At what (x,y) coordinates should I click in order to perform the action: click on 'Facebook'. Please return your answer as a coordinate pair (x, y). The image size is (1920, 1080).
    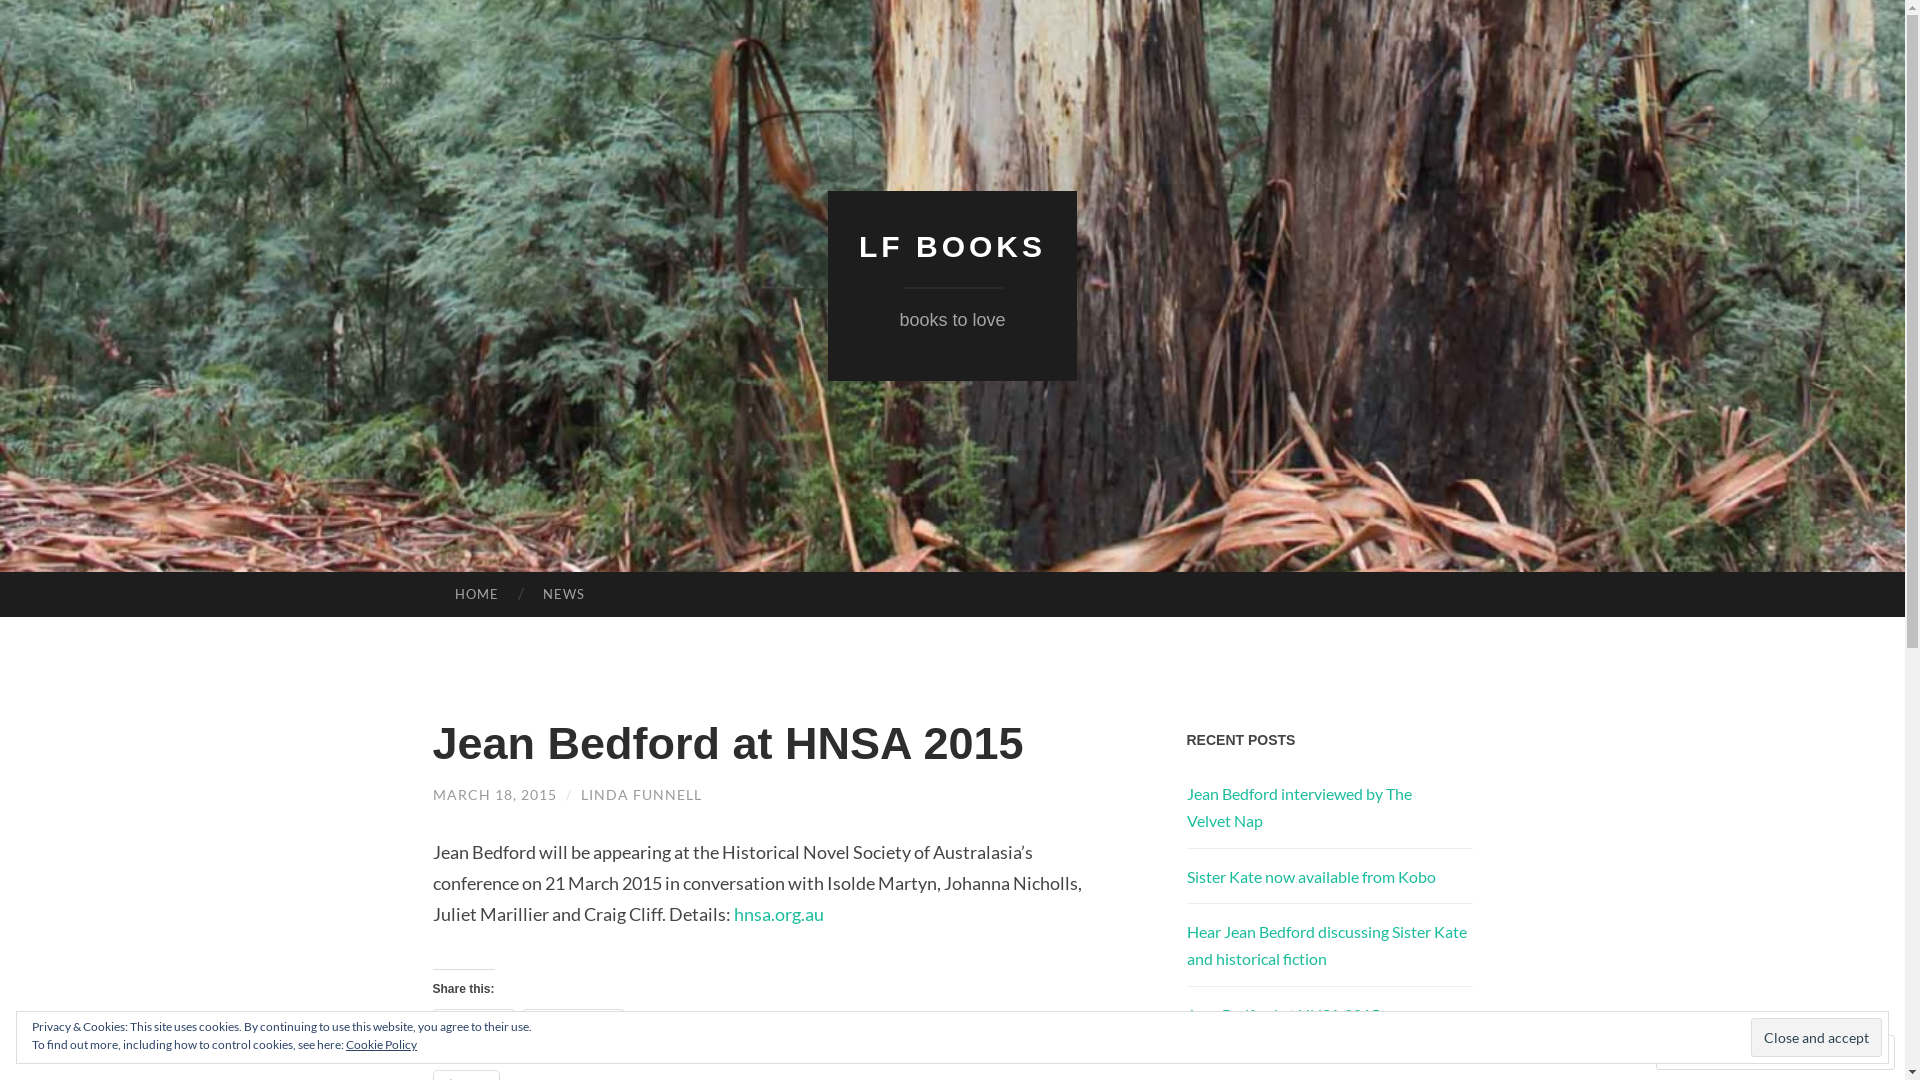
    Looking at the image, I should click on (572, 1025).